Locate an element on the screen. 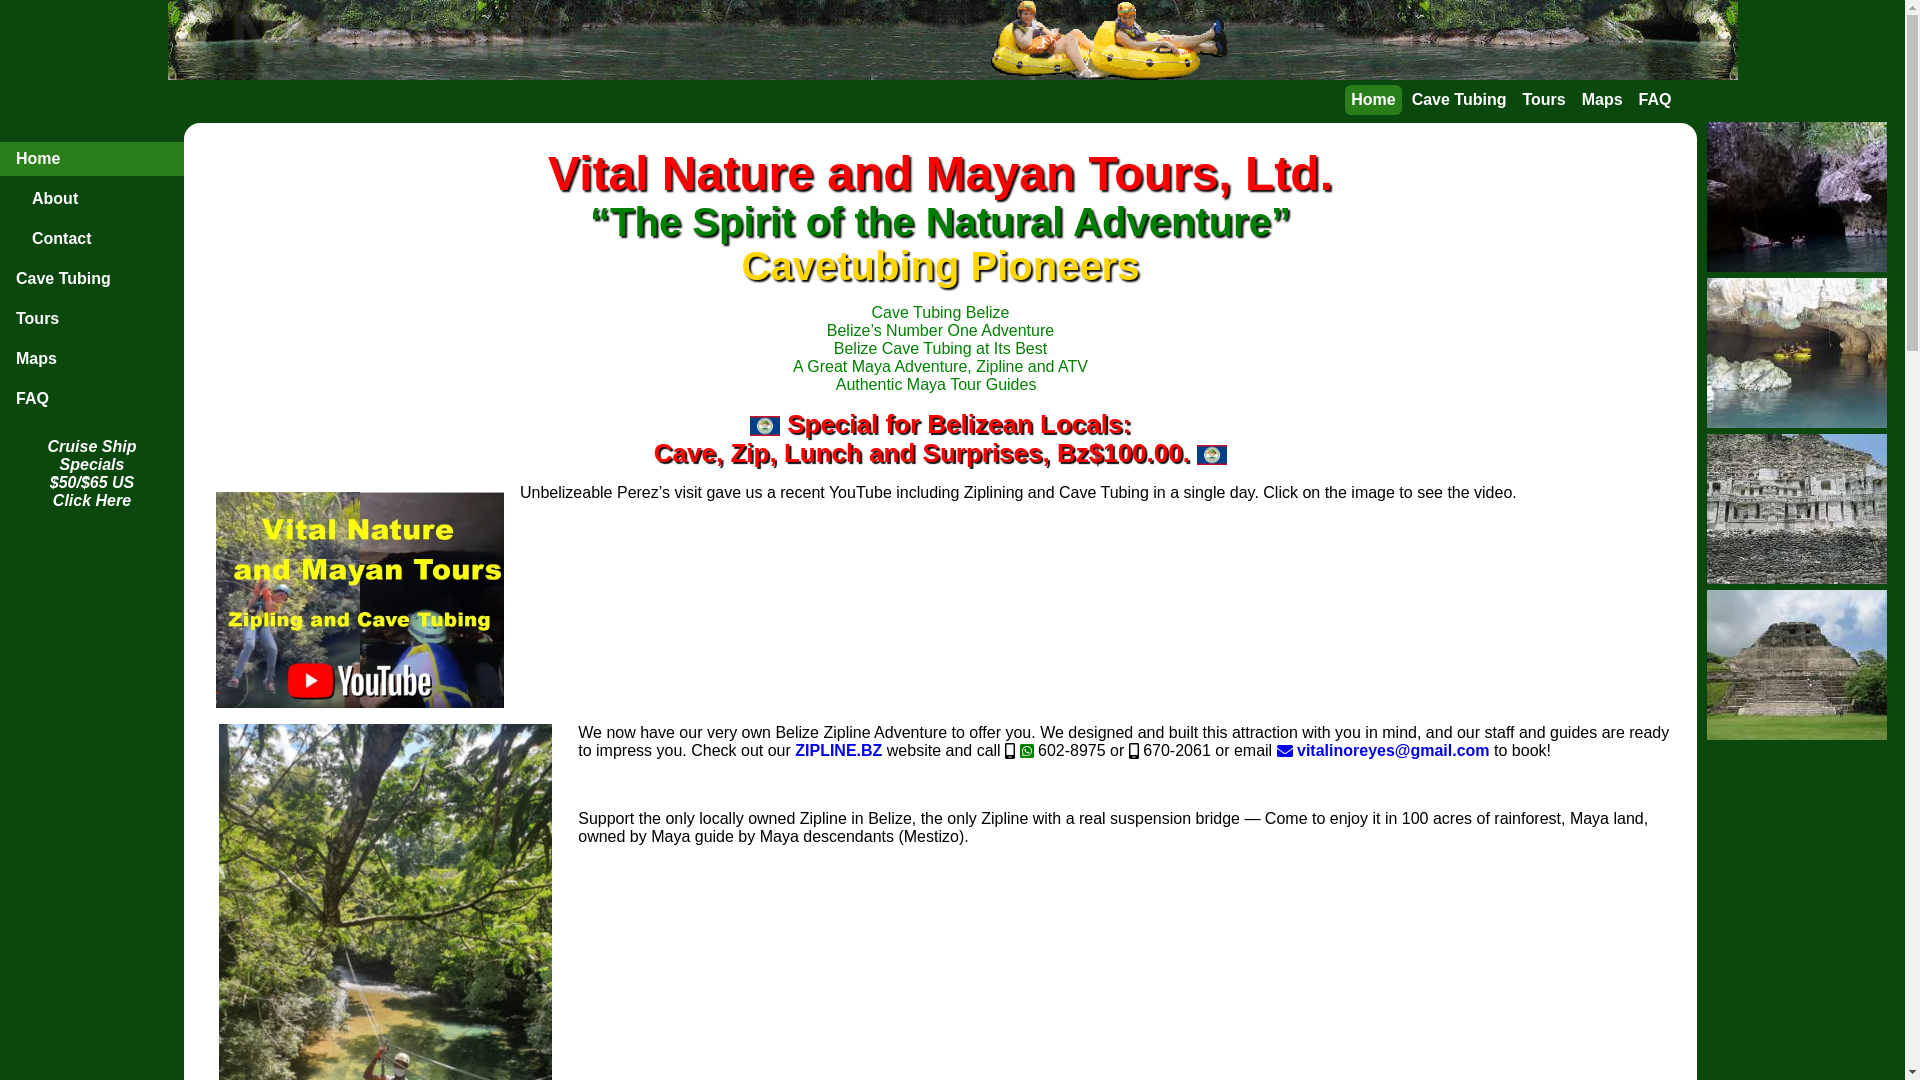  'Contact' is located at coordinates (90, 238).